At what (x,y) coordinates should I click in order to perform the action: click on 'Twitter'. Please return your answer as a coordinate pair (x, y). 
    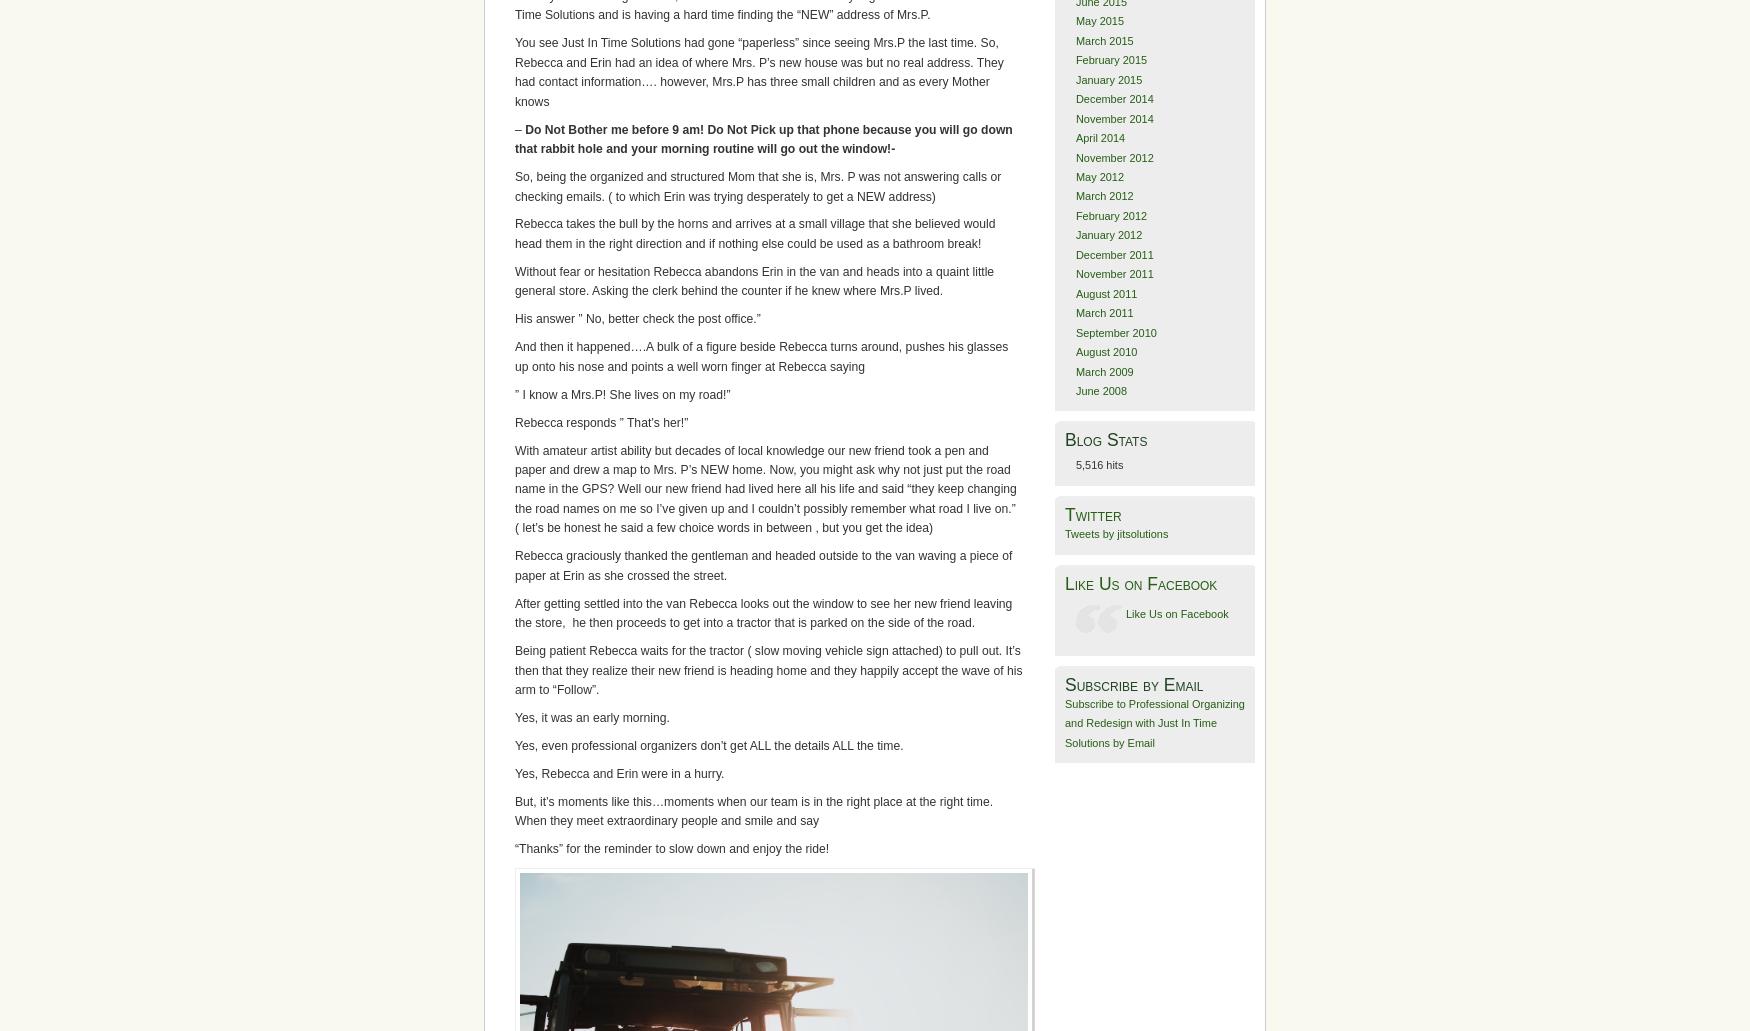
    Looking at the image, I should click on (1093, 513).